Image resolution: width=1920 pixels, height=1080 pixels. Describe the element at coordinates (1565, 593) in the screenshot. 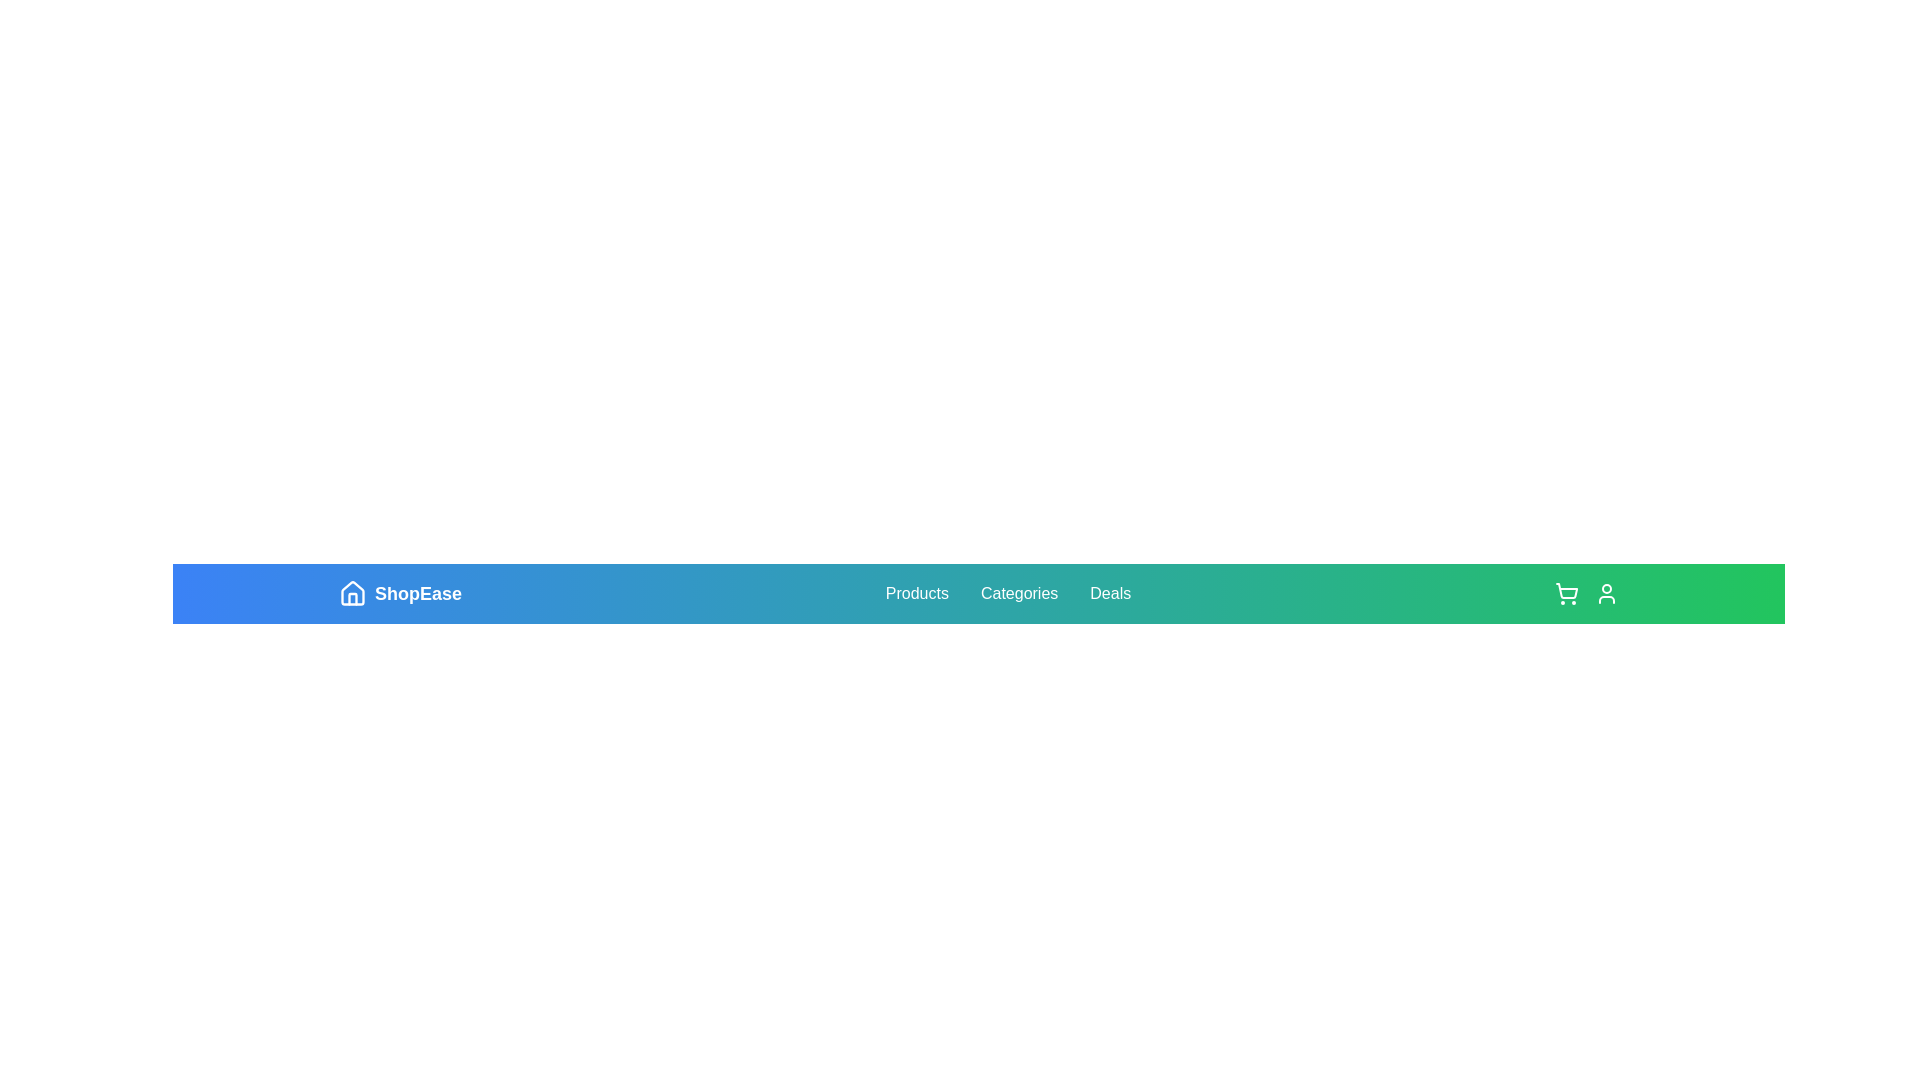

I see `the shopping cart icon located on the far-right side of the top navigation bar` at that location.